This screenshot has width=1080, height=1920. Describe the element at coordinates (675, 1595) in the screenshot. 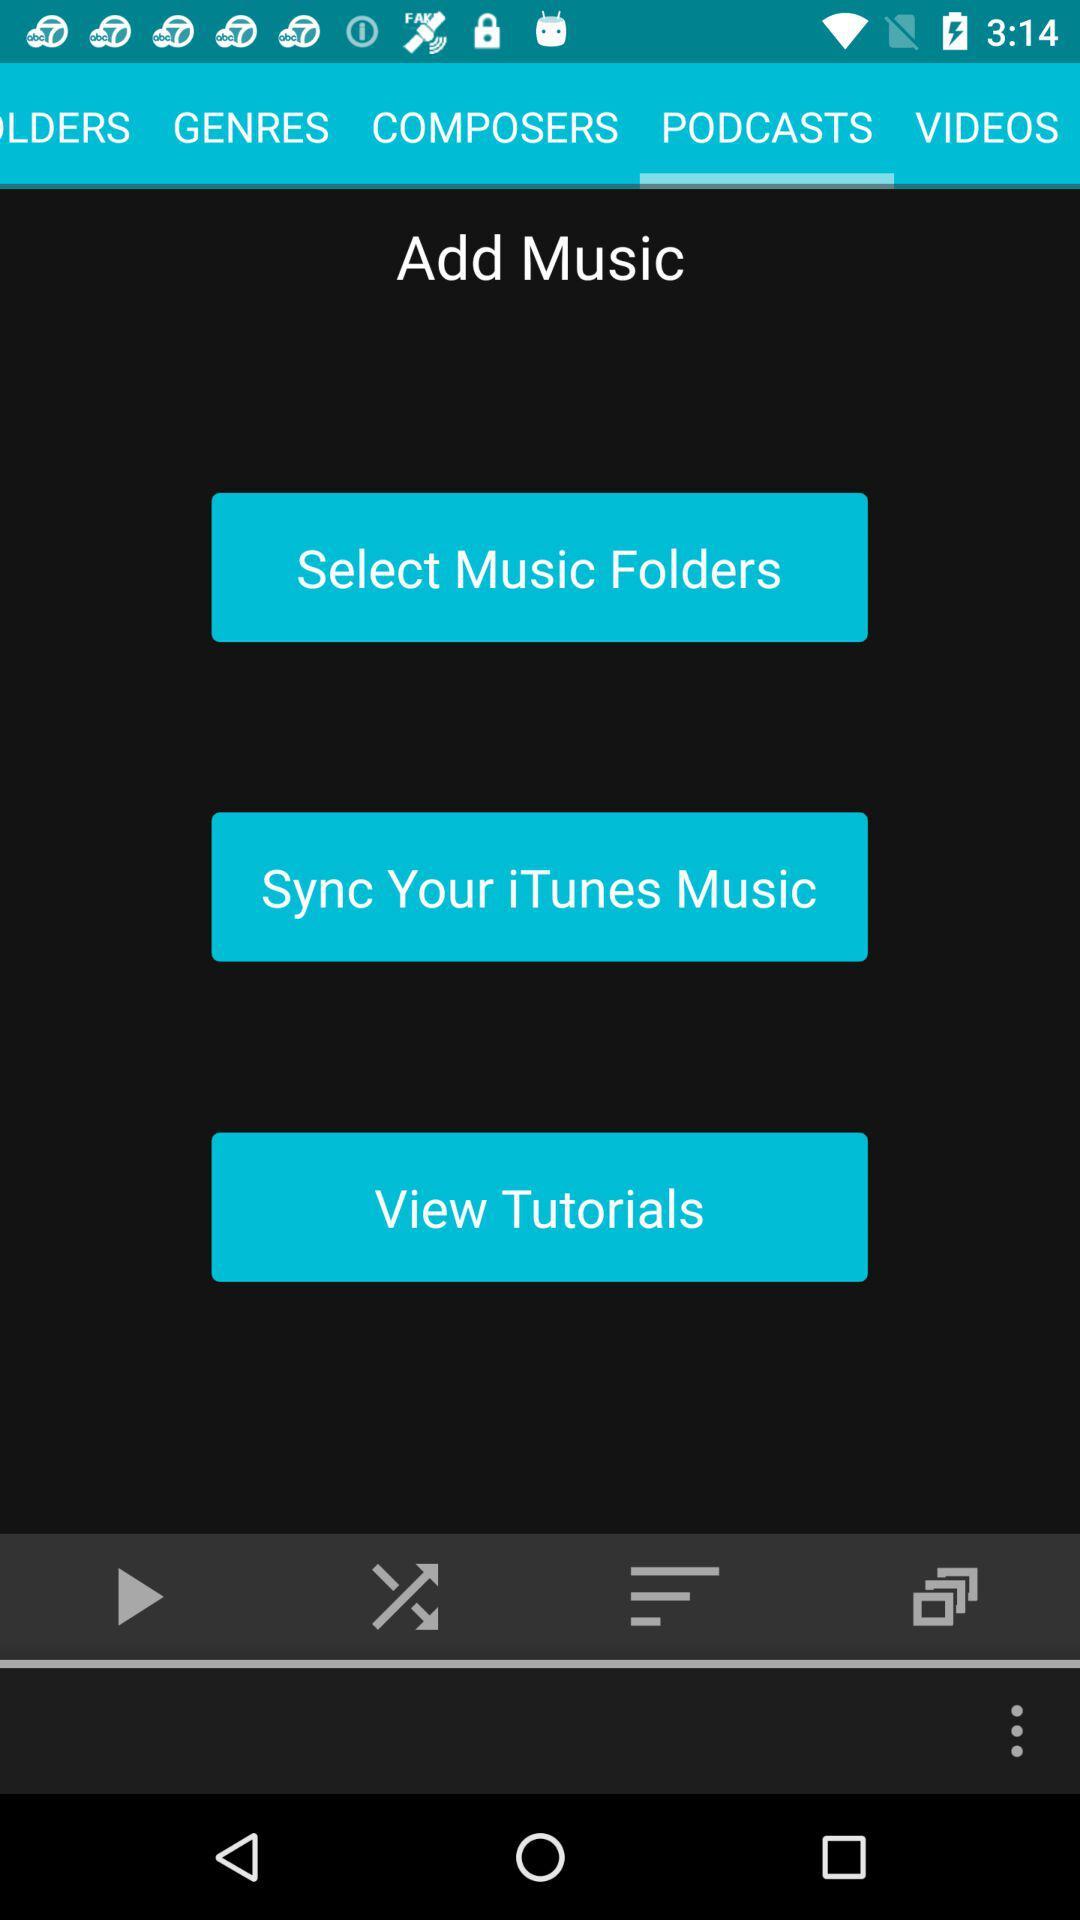

I see `the filter_list icon` at that location.